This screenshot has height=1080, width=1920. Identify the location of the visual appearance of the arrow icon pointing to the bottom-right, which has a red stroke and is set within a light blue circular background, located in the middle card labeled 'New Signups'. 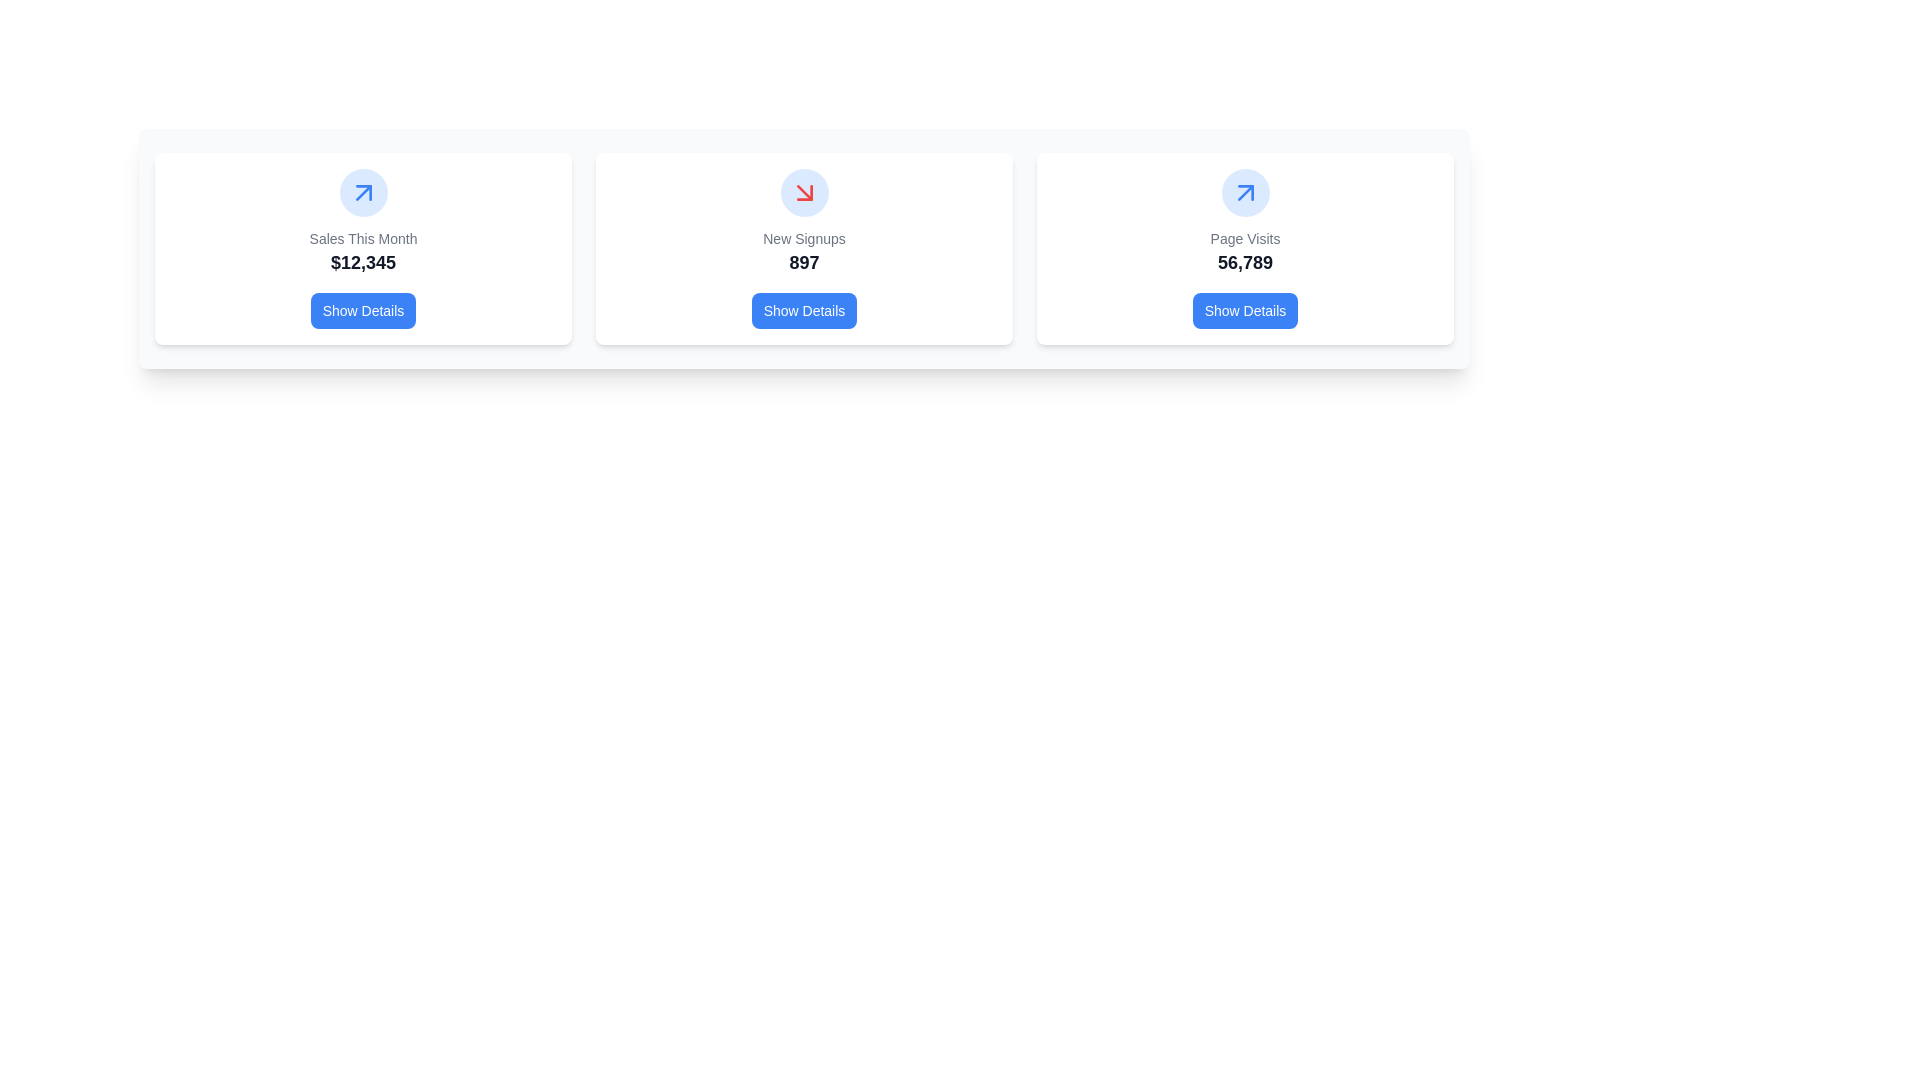
(804, 192).